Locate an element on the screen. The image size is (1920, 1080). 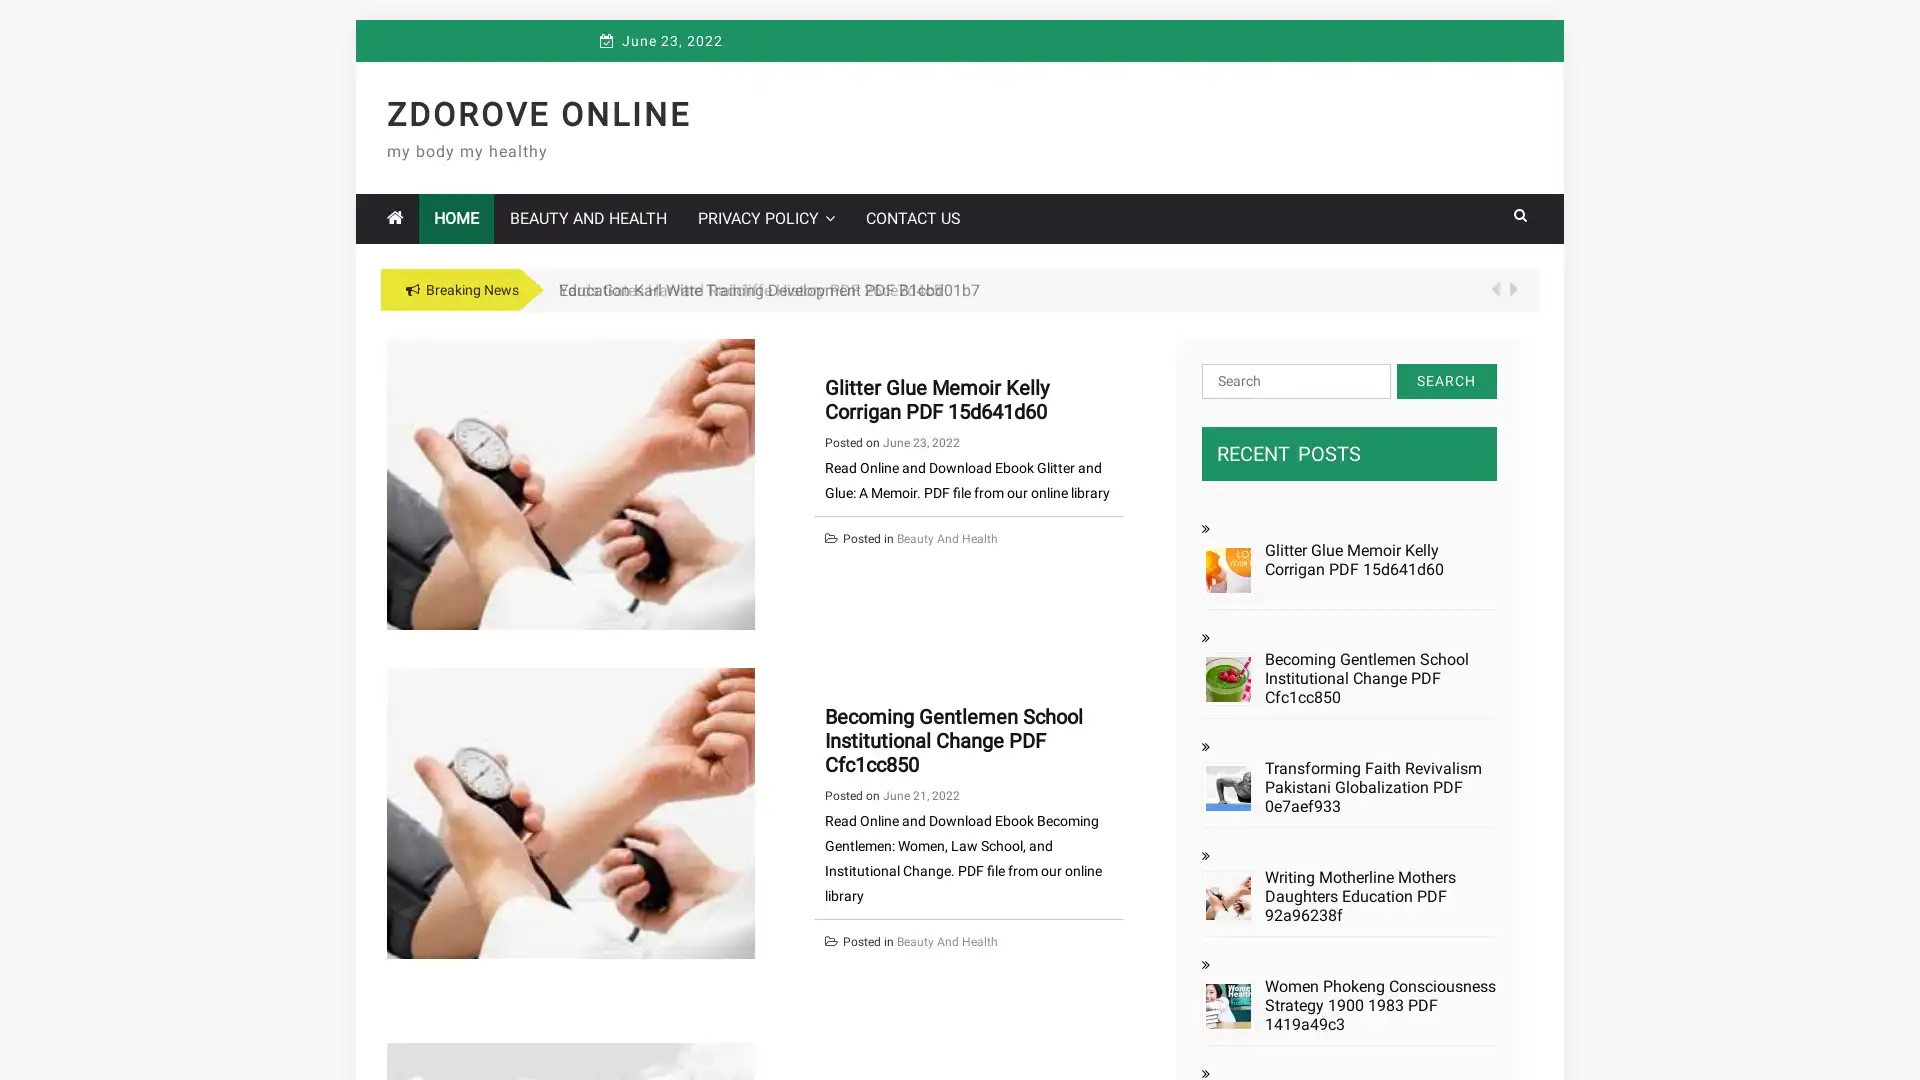
Search is located at coordinates (1445, 380).